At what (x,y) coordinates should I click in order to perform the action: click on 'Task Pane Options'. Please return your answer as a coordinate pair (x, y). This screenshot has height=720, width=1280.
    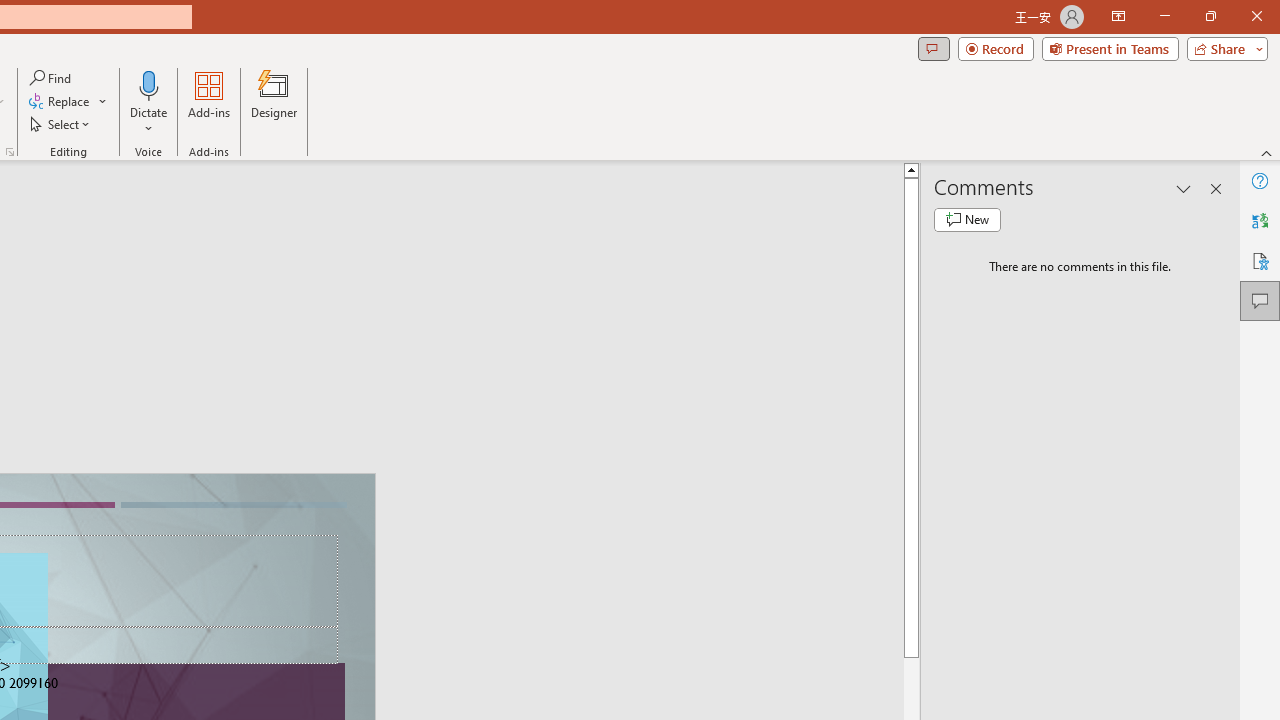
    Looking at the image, I should click on (1184, 189).